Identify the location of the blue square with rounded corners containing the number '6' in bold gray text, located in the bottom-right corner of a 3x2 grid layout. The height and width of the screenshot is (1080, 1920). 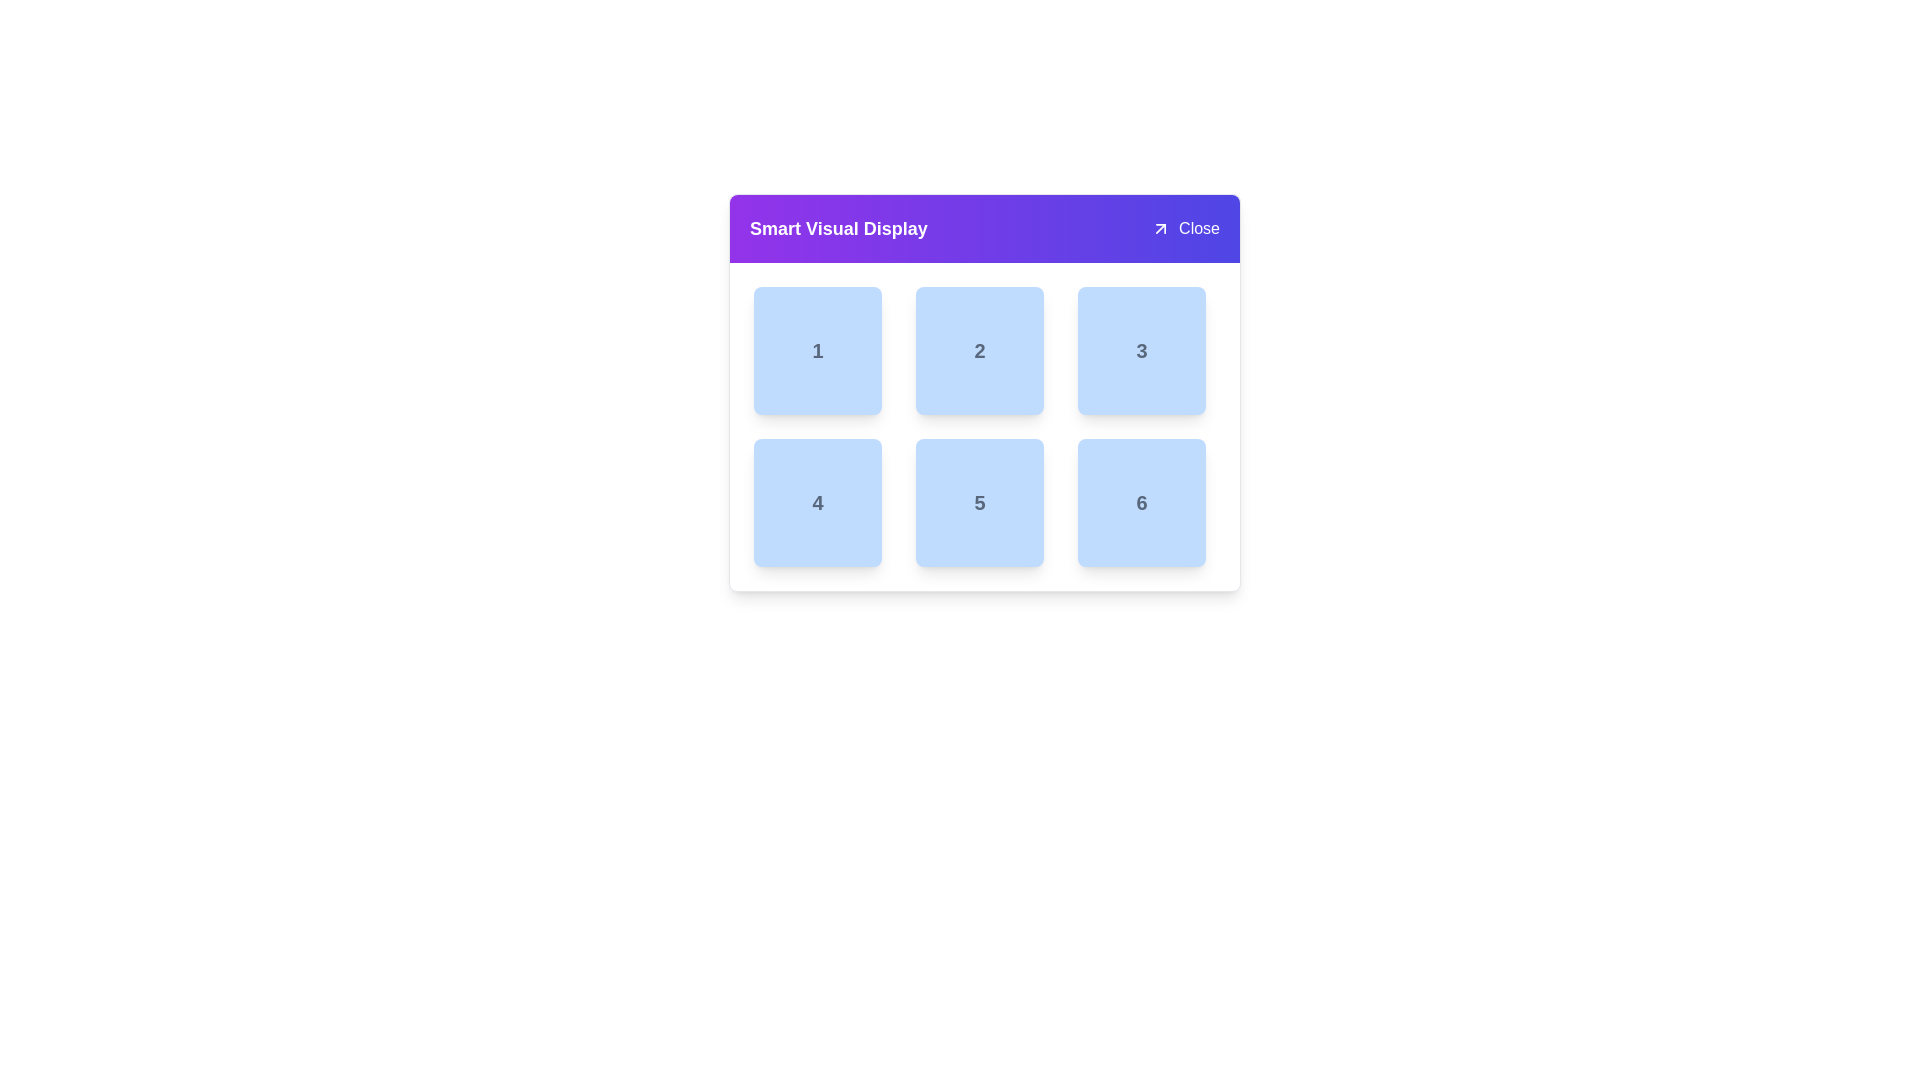
(1142, 501).